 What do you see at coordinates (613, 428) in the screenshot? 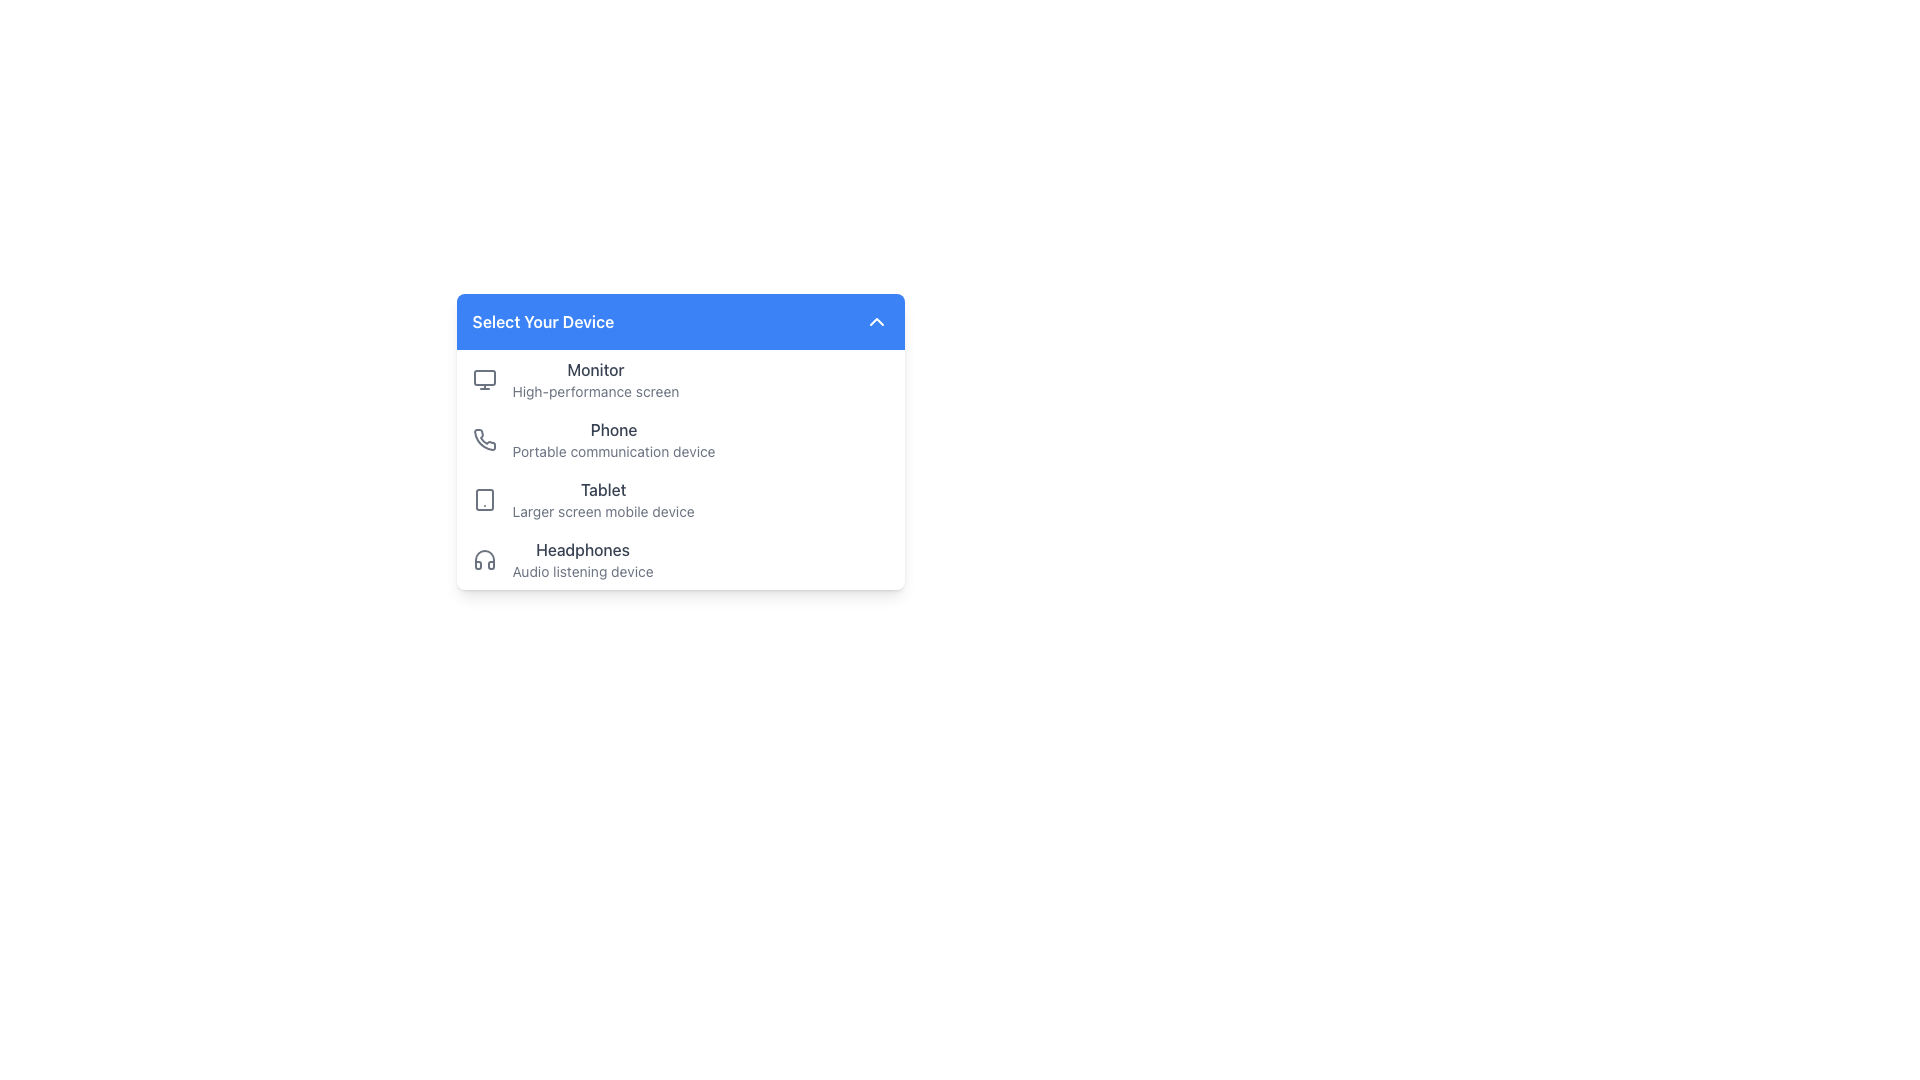
I see `the 'Phone' text label, which is styled in gray and positioned above the description 'Portable communication device' within the 'Select Your Device' section` at bounding box center [613, 428].